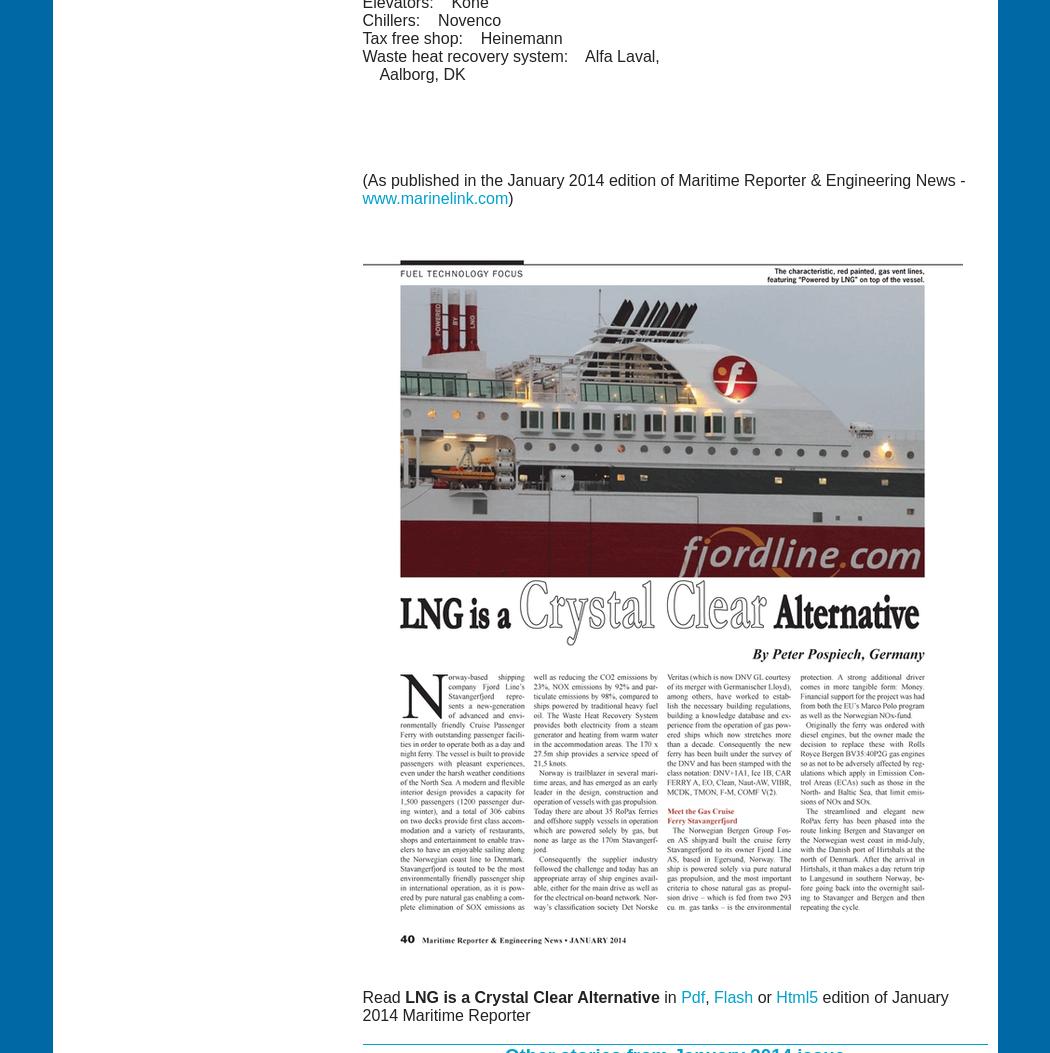  I want to click on 'Html5', so click(775, 996).